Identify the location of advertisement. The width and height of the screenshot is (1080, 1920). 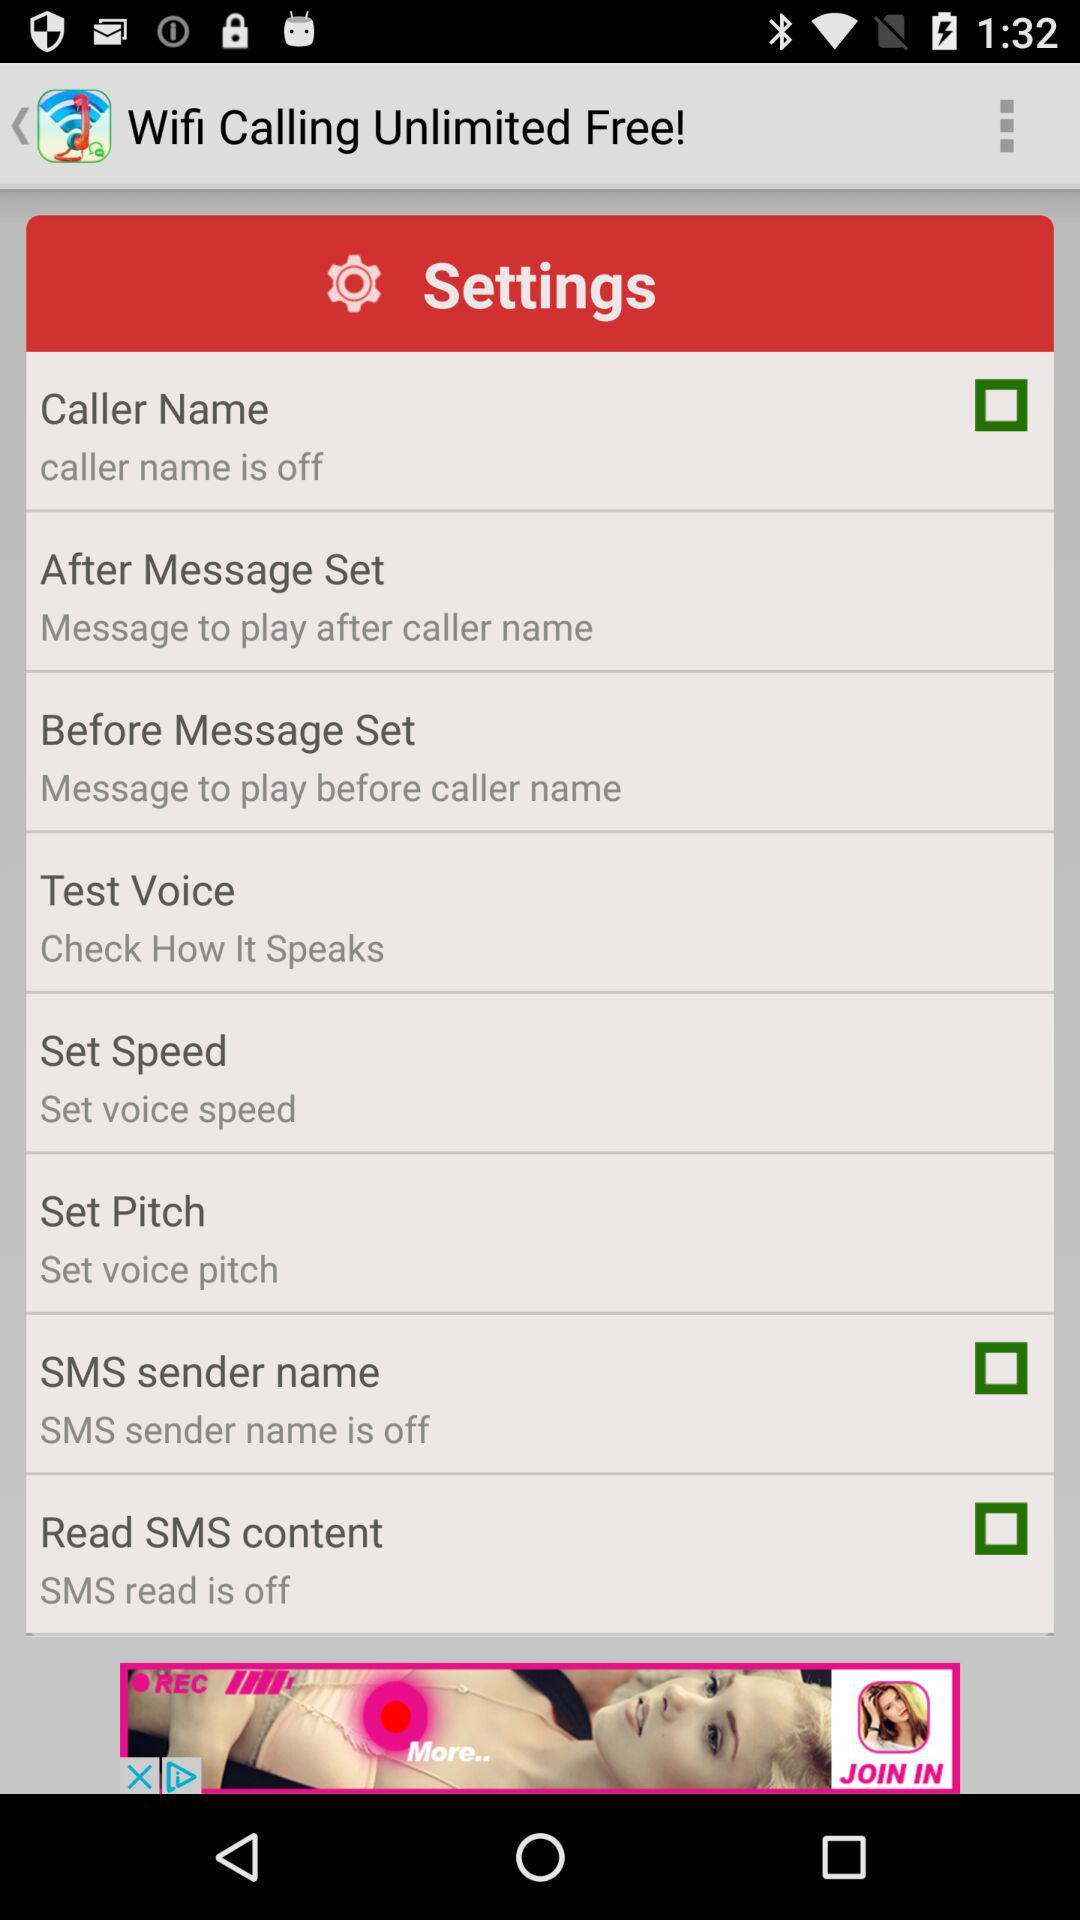
(540, 1727).